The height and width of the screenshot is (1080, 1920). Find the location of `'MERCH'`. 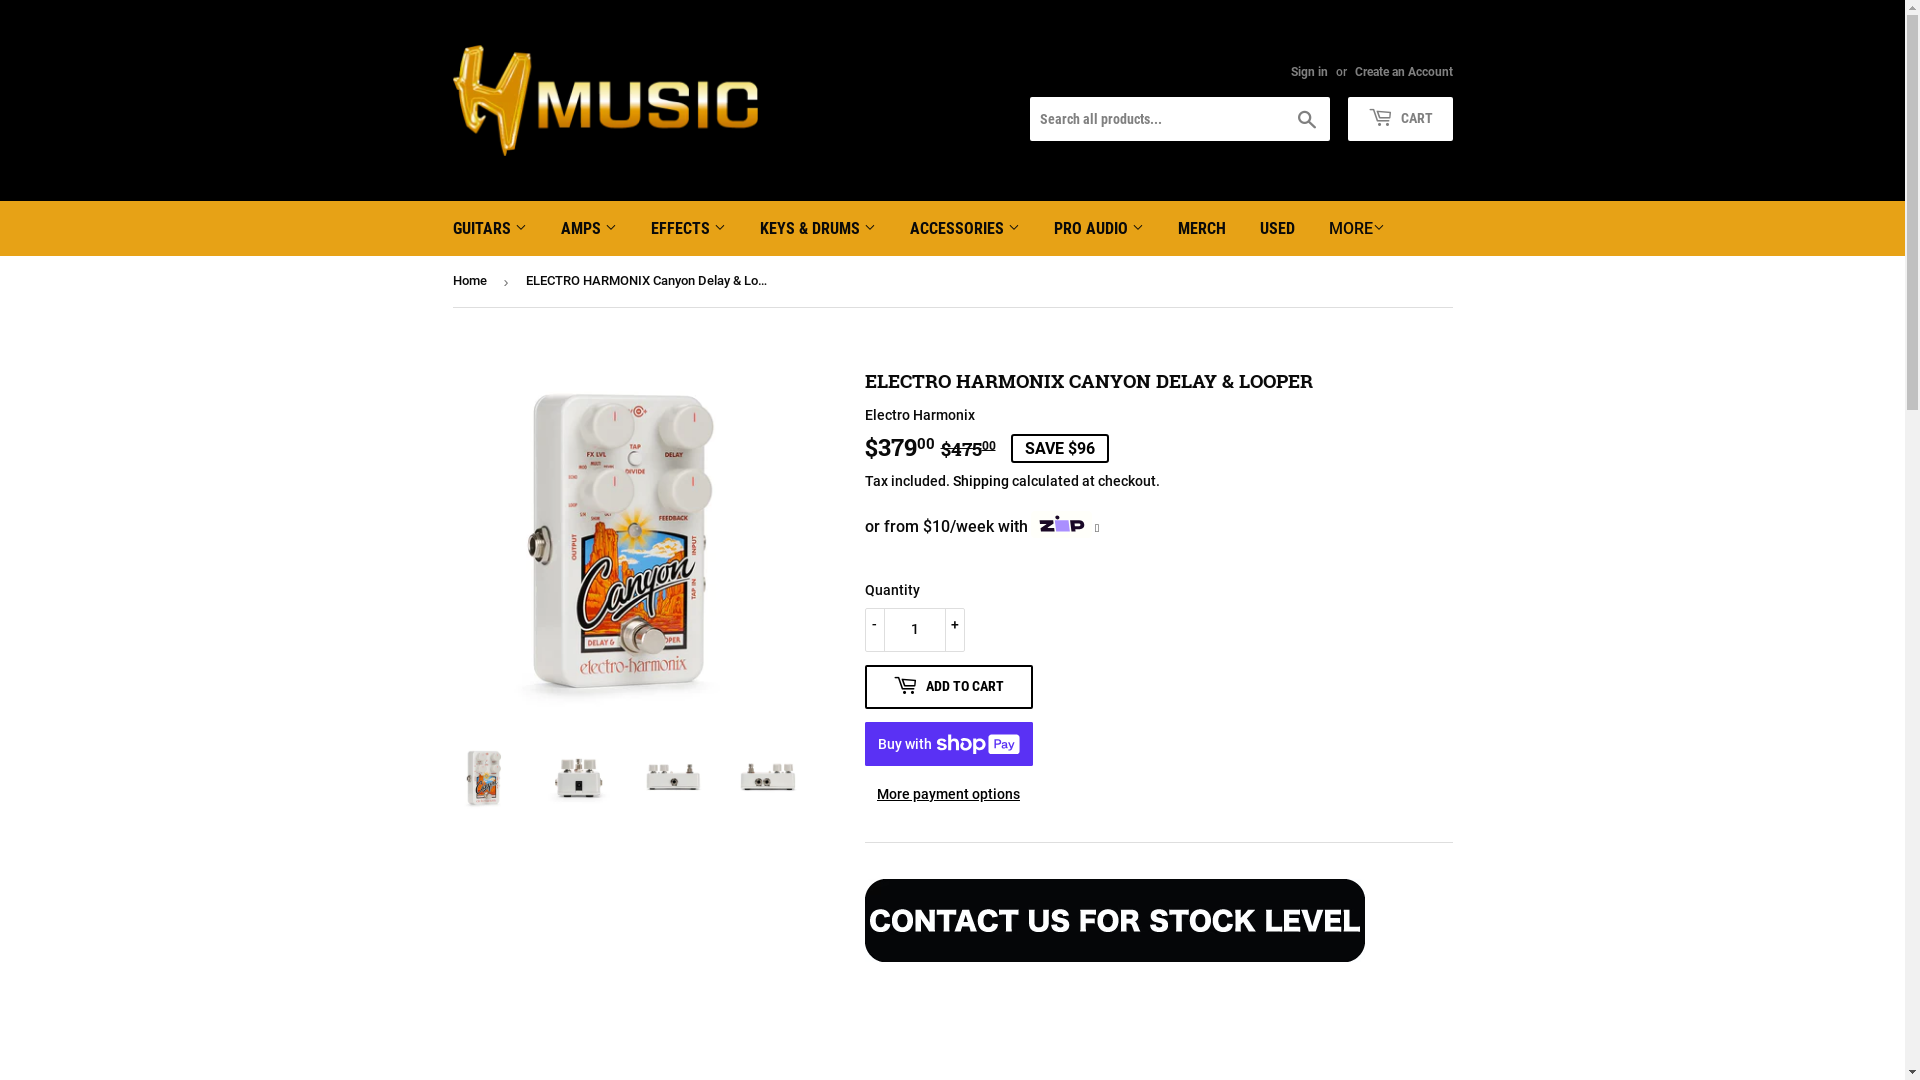

'MERCH' is located at coordinates (1200, 227).